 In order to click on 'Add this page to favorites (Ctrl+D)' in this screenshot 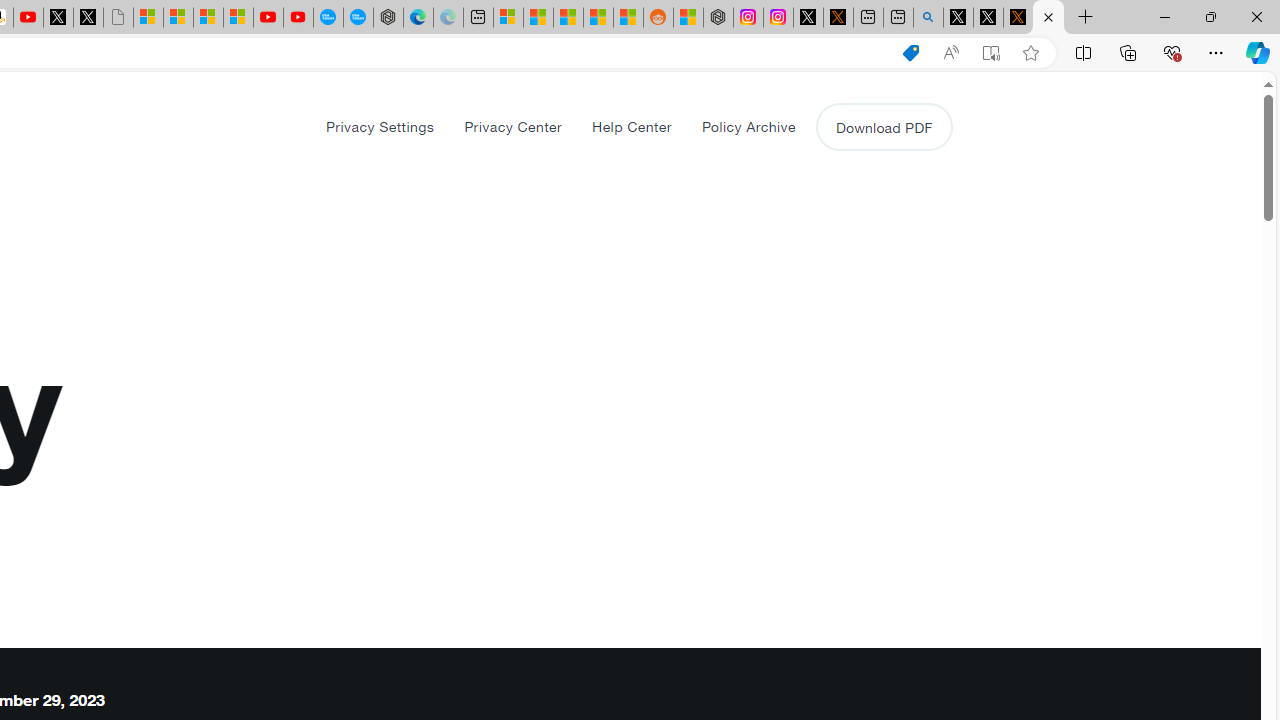, I will do `click(1031, 52)`.